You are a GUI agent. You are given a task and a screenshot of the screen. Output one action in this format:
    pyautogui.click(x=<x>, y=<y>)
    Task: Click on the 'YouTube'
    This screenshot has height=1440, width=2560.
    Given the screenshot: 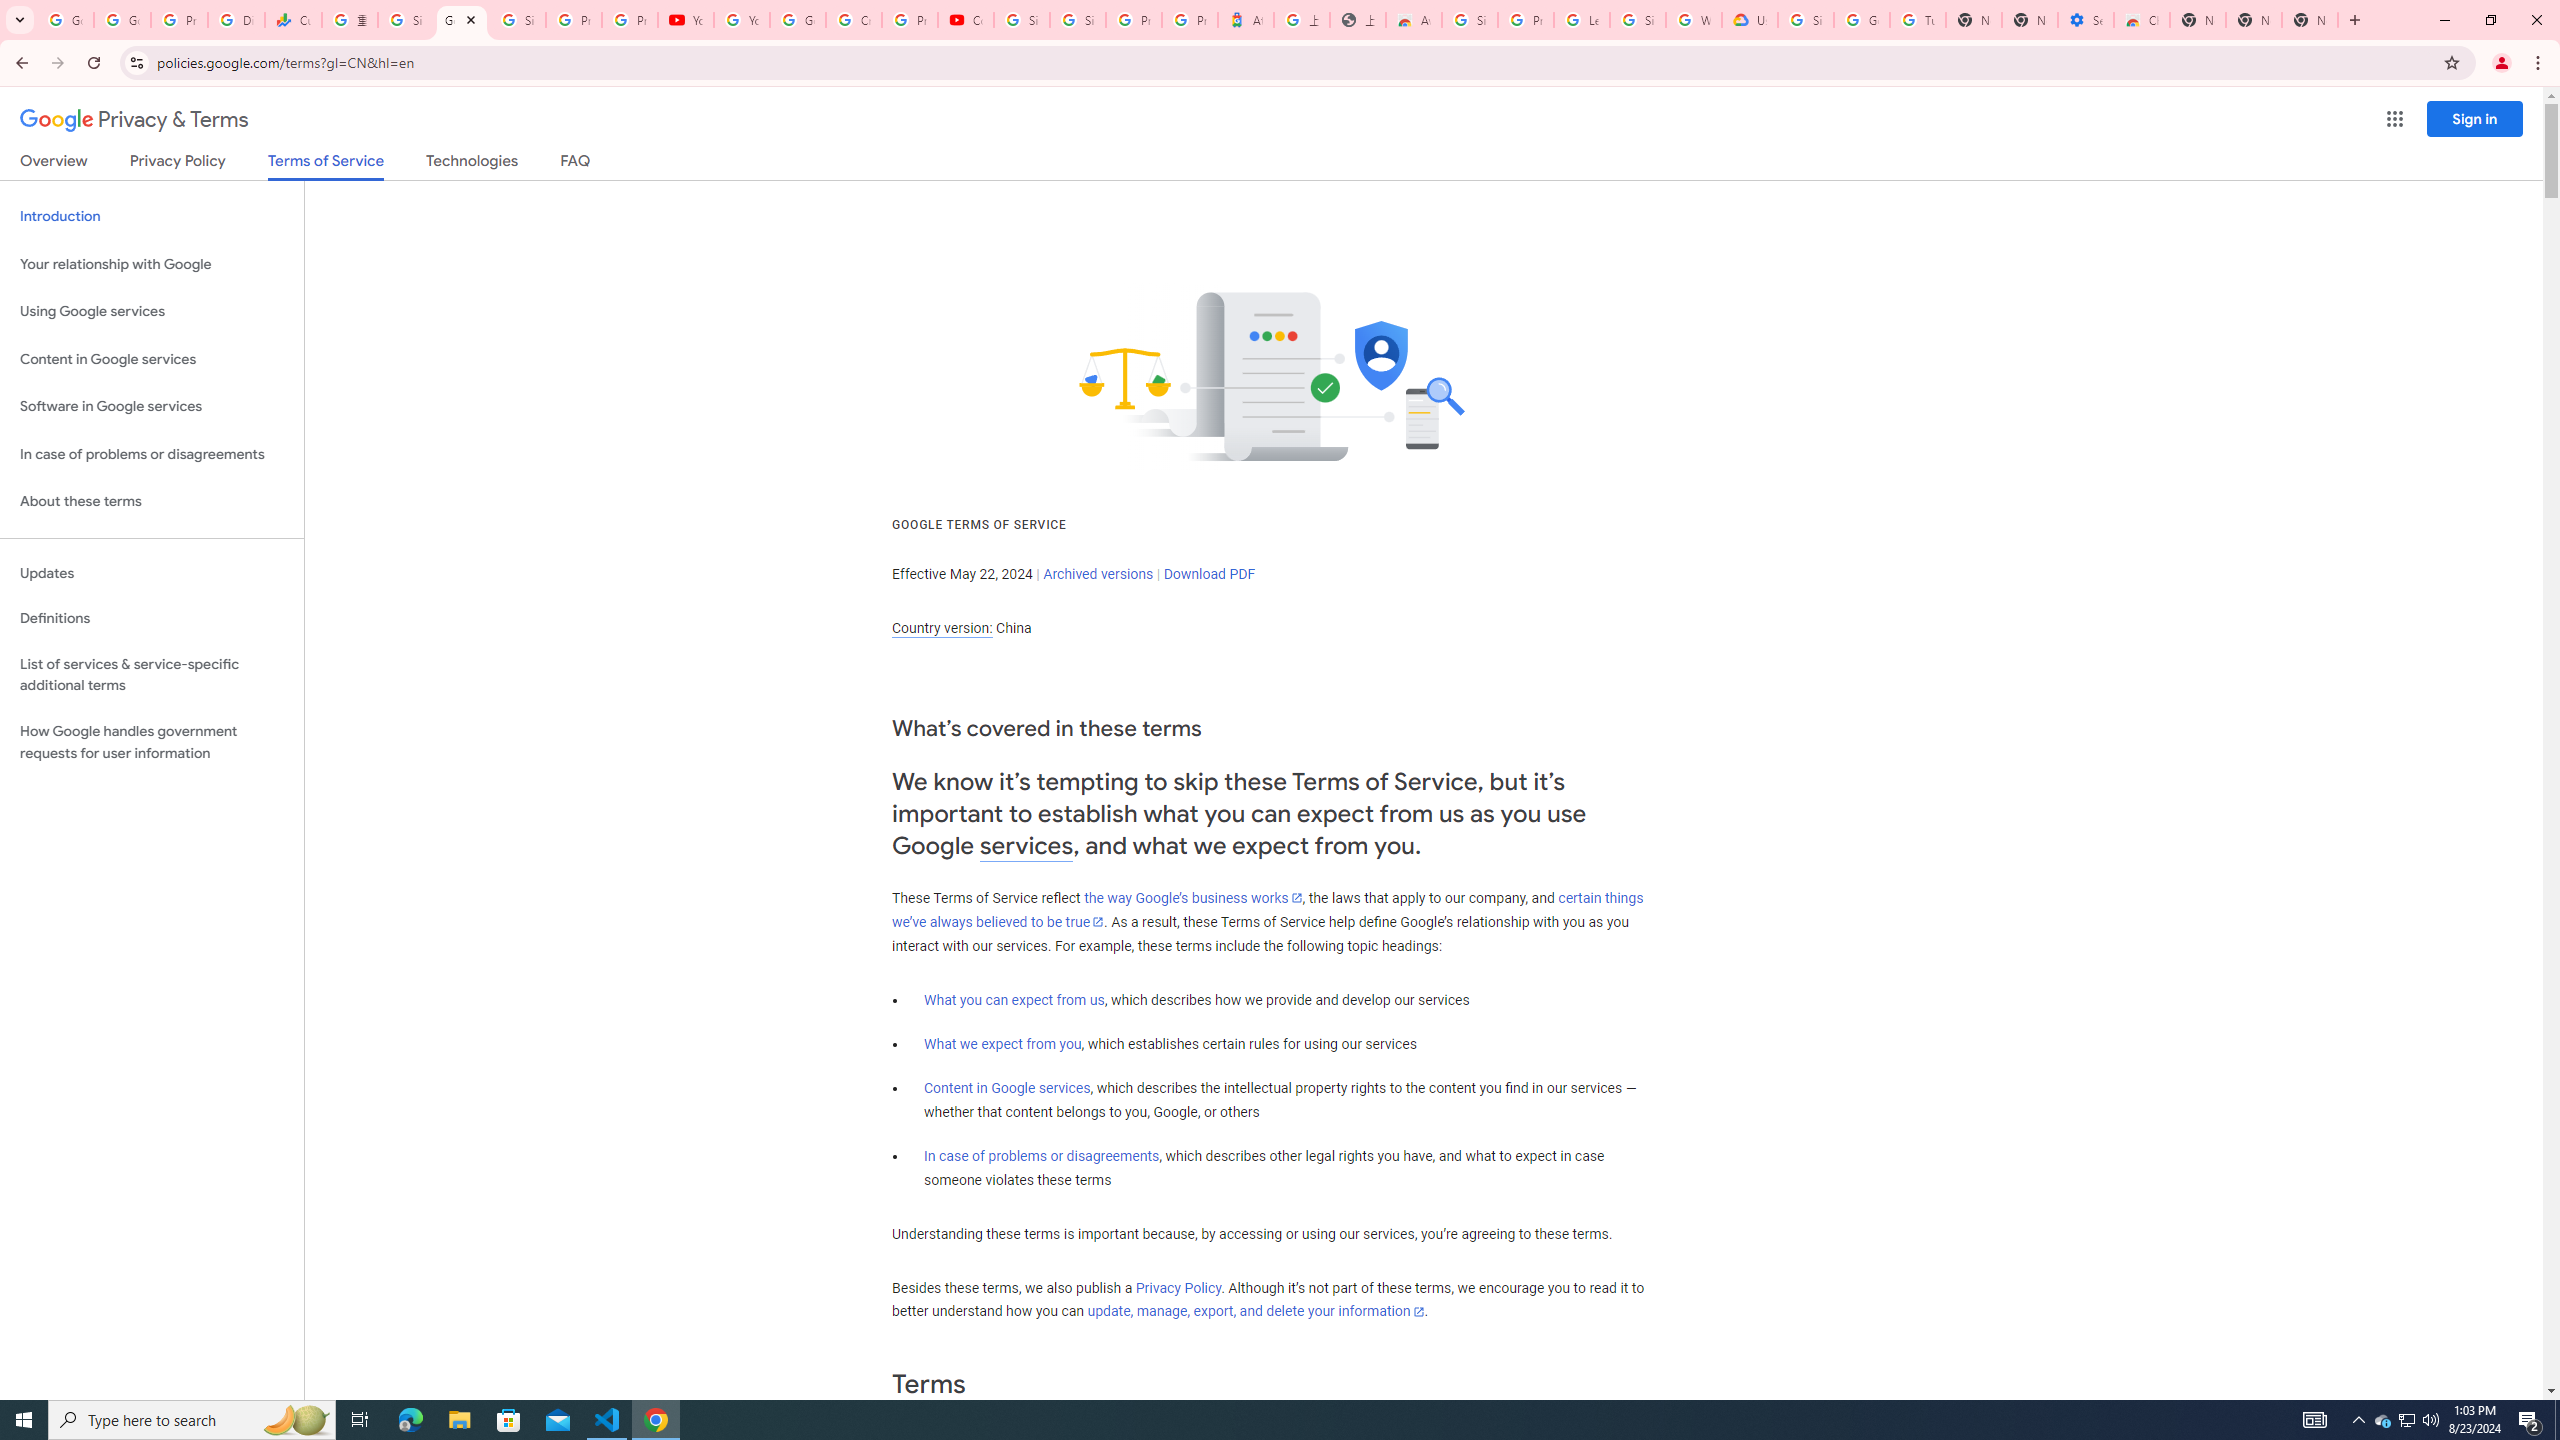 What is the action you would take?
    pyautogui.click(x=685, y=19)
    